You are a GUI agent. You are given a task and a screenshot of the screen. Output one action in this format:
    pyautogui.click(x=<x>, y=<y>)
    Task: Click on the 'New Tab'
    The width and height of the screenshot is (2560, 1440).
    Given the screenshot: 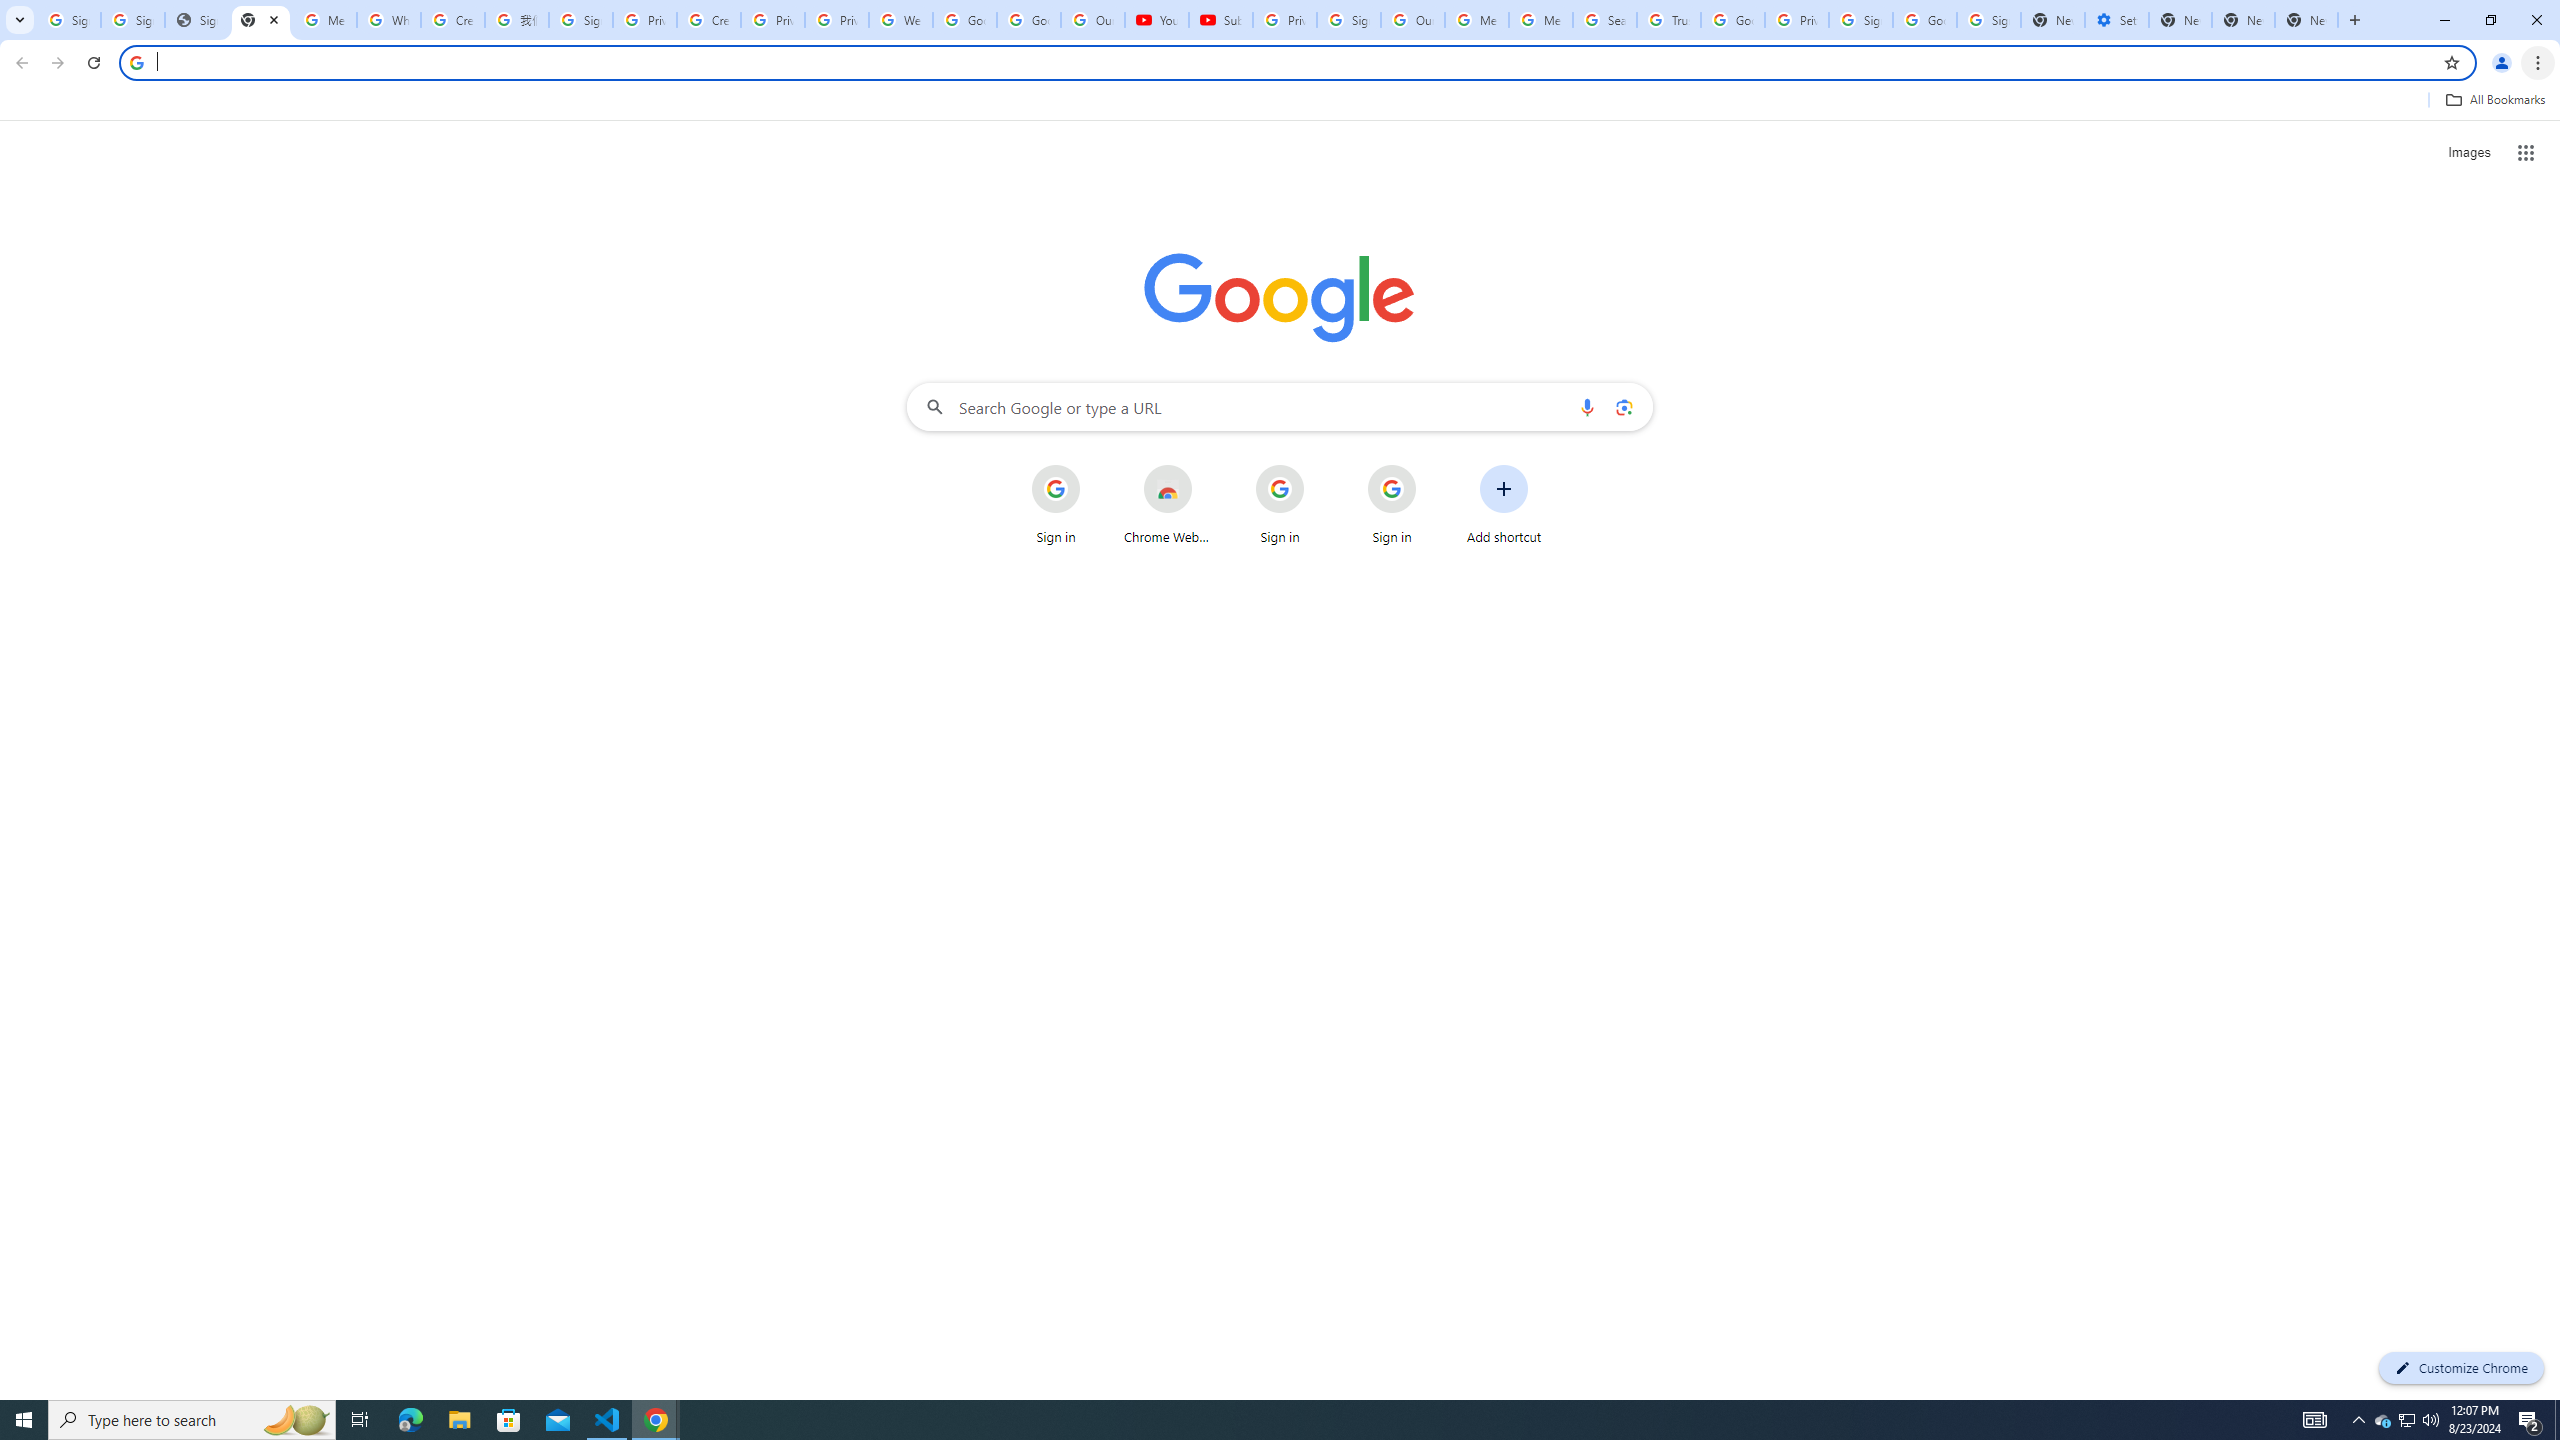 What is the action you would take?
    pyautogui.click(x=2352, y=19)
    